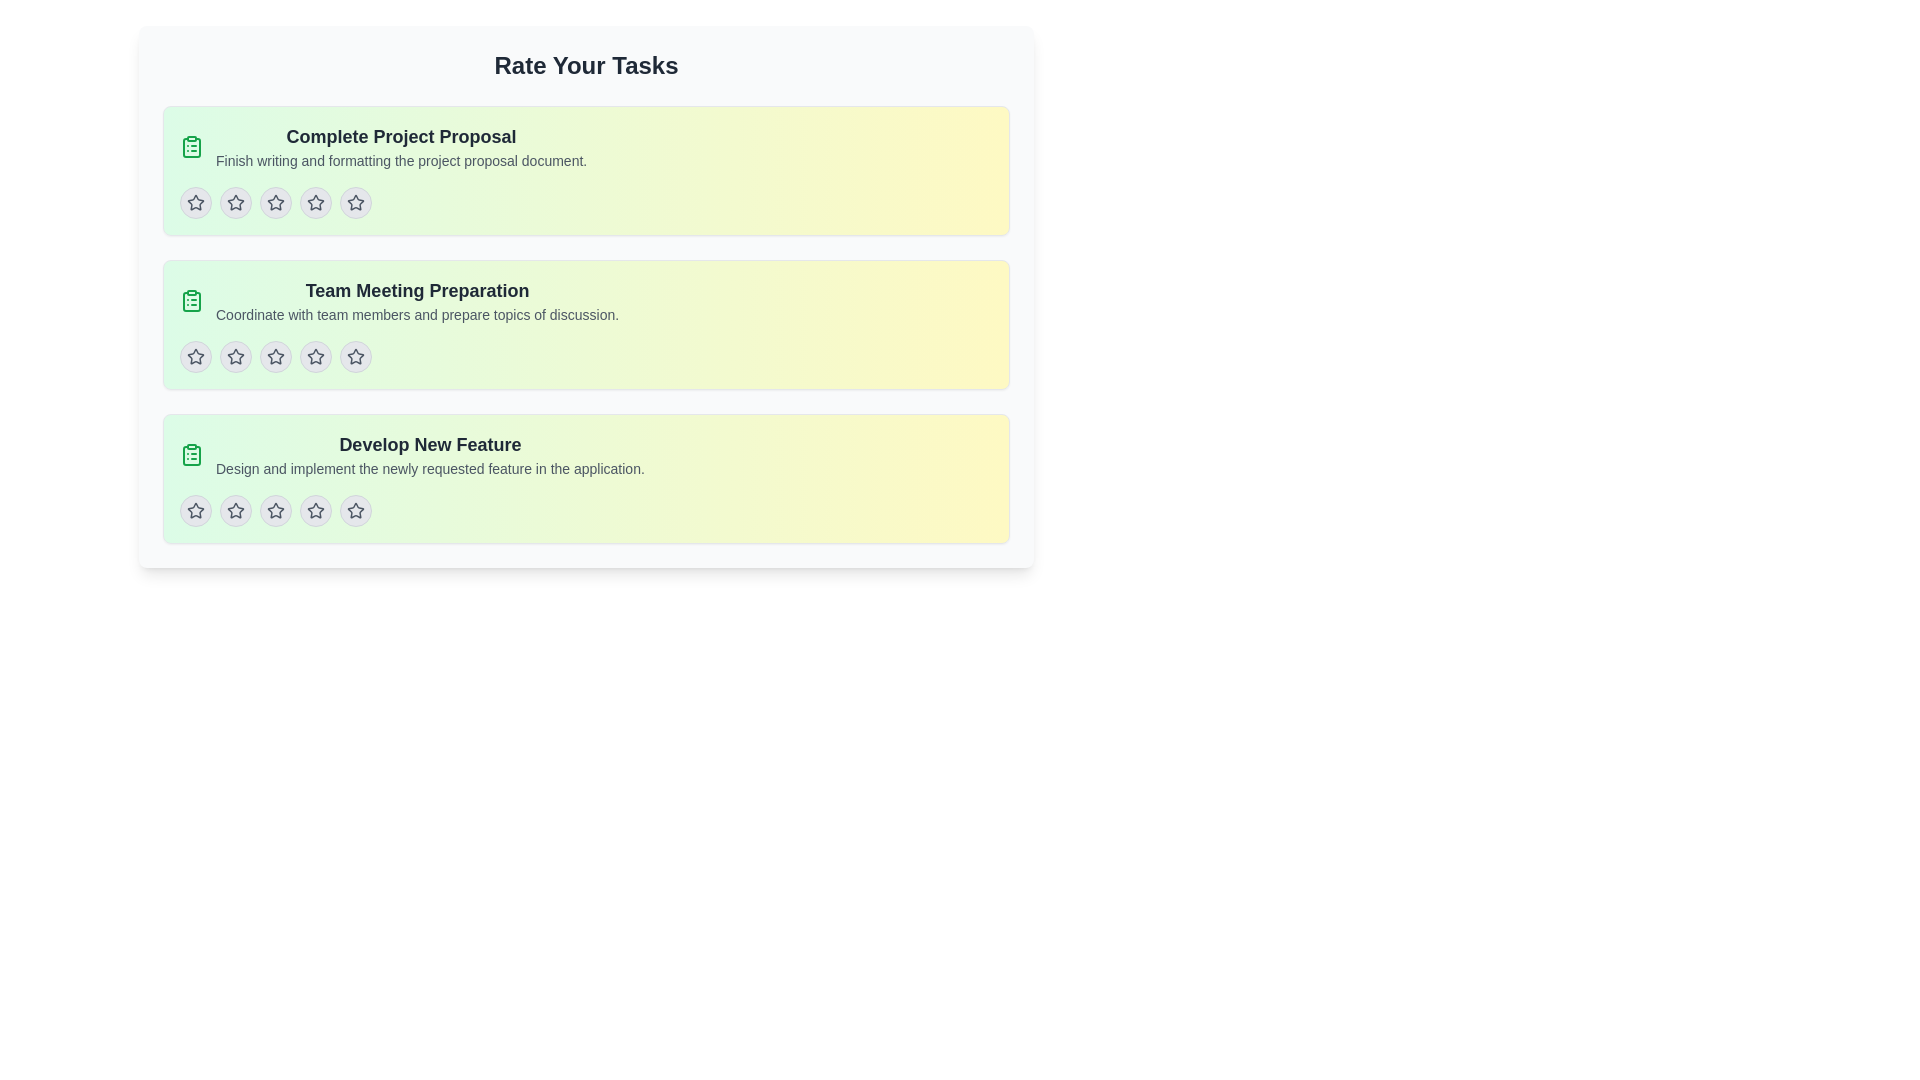 Image resolution: width=1920 pixels, height=1080 pixels. I want to click on the first star icon in the rating system located in the lower section of the 'Develop New Feature' task card, so click(196, 509).